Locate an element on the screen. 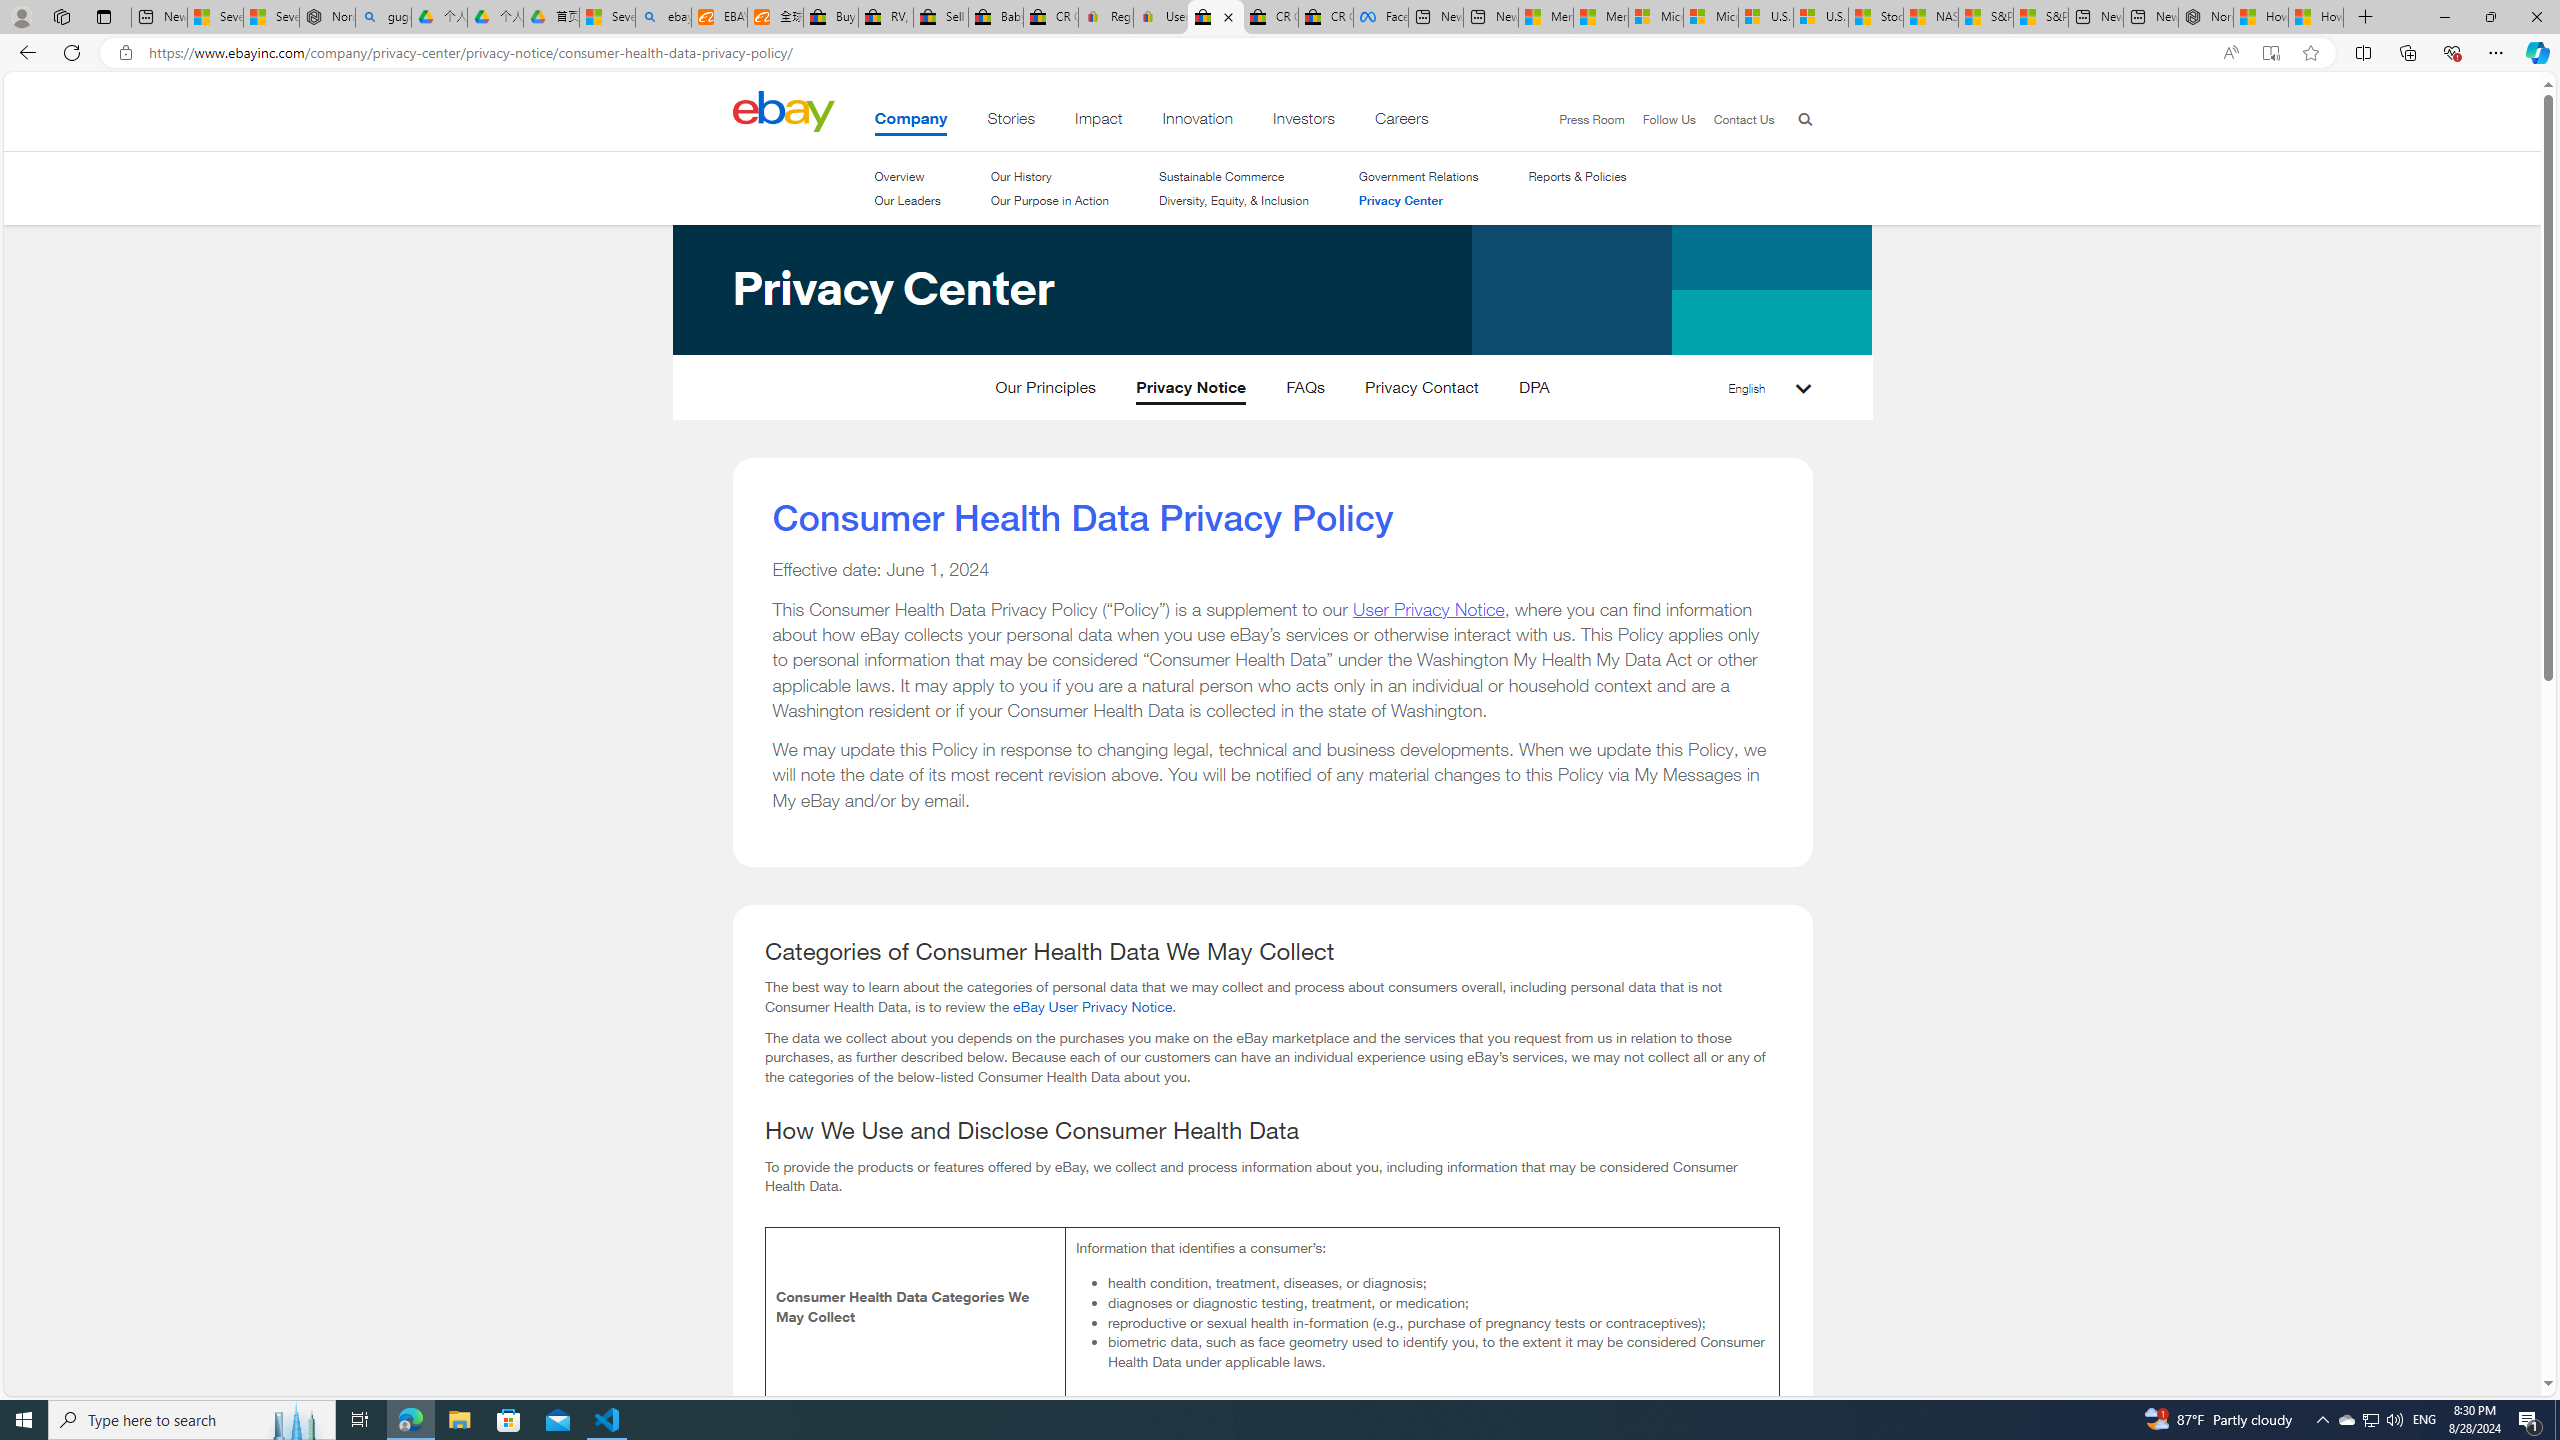  'Privacy Notice' is located at coordinates (1190, 390).